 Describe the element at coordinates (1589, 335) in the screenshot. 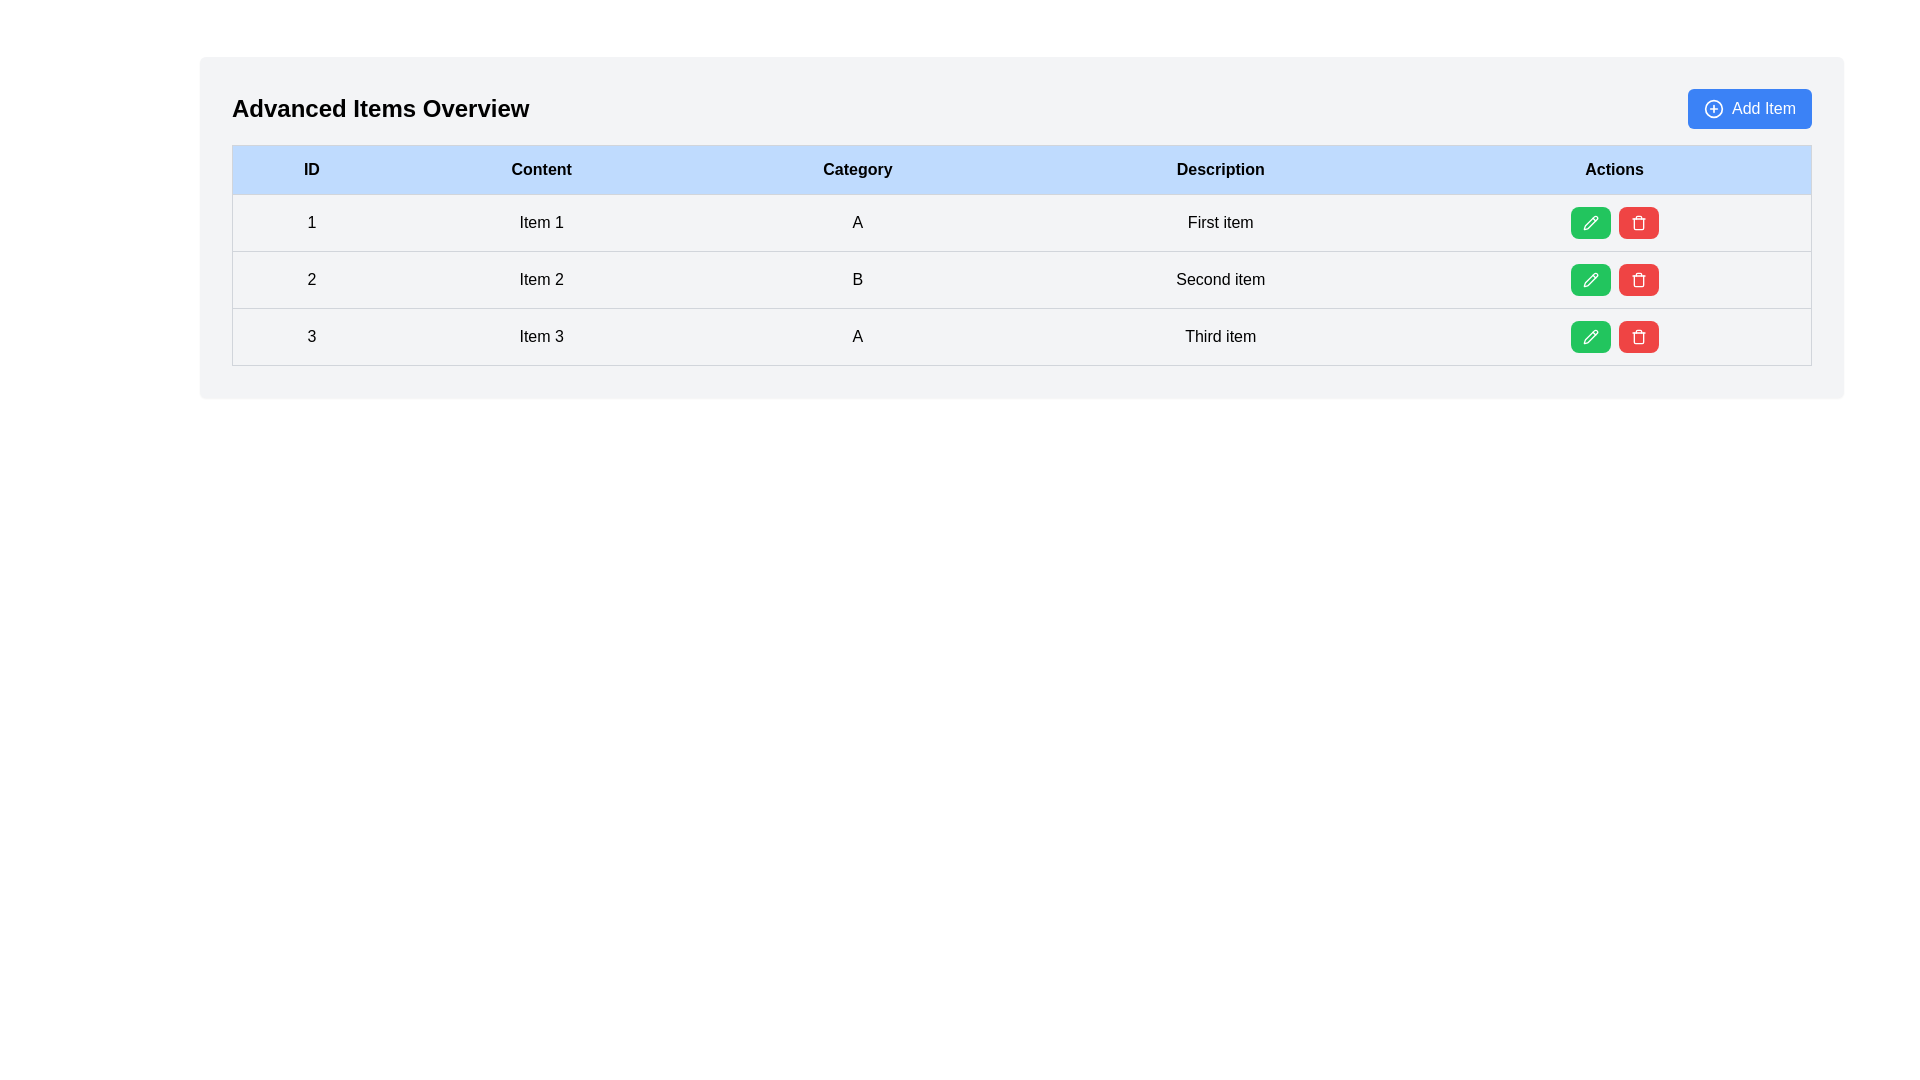

I see `the pencil icon in the rightmost column titled 'Actions' of the third row to initiate the edit functionality` at that location.